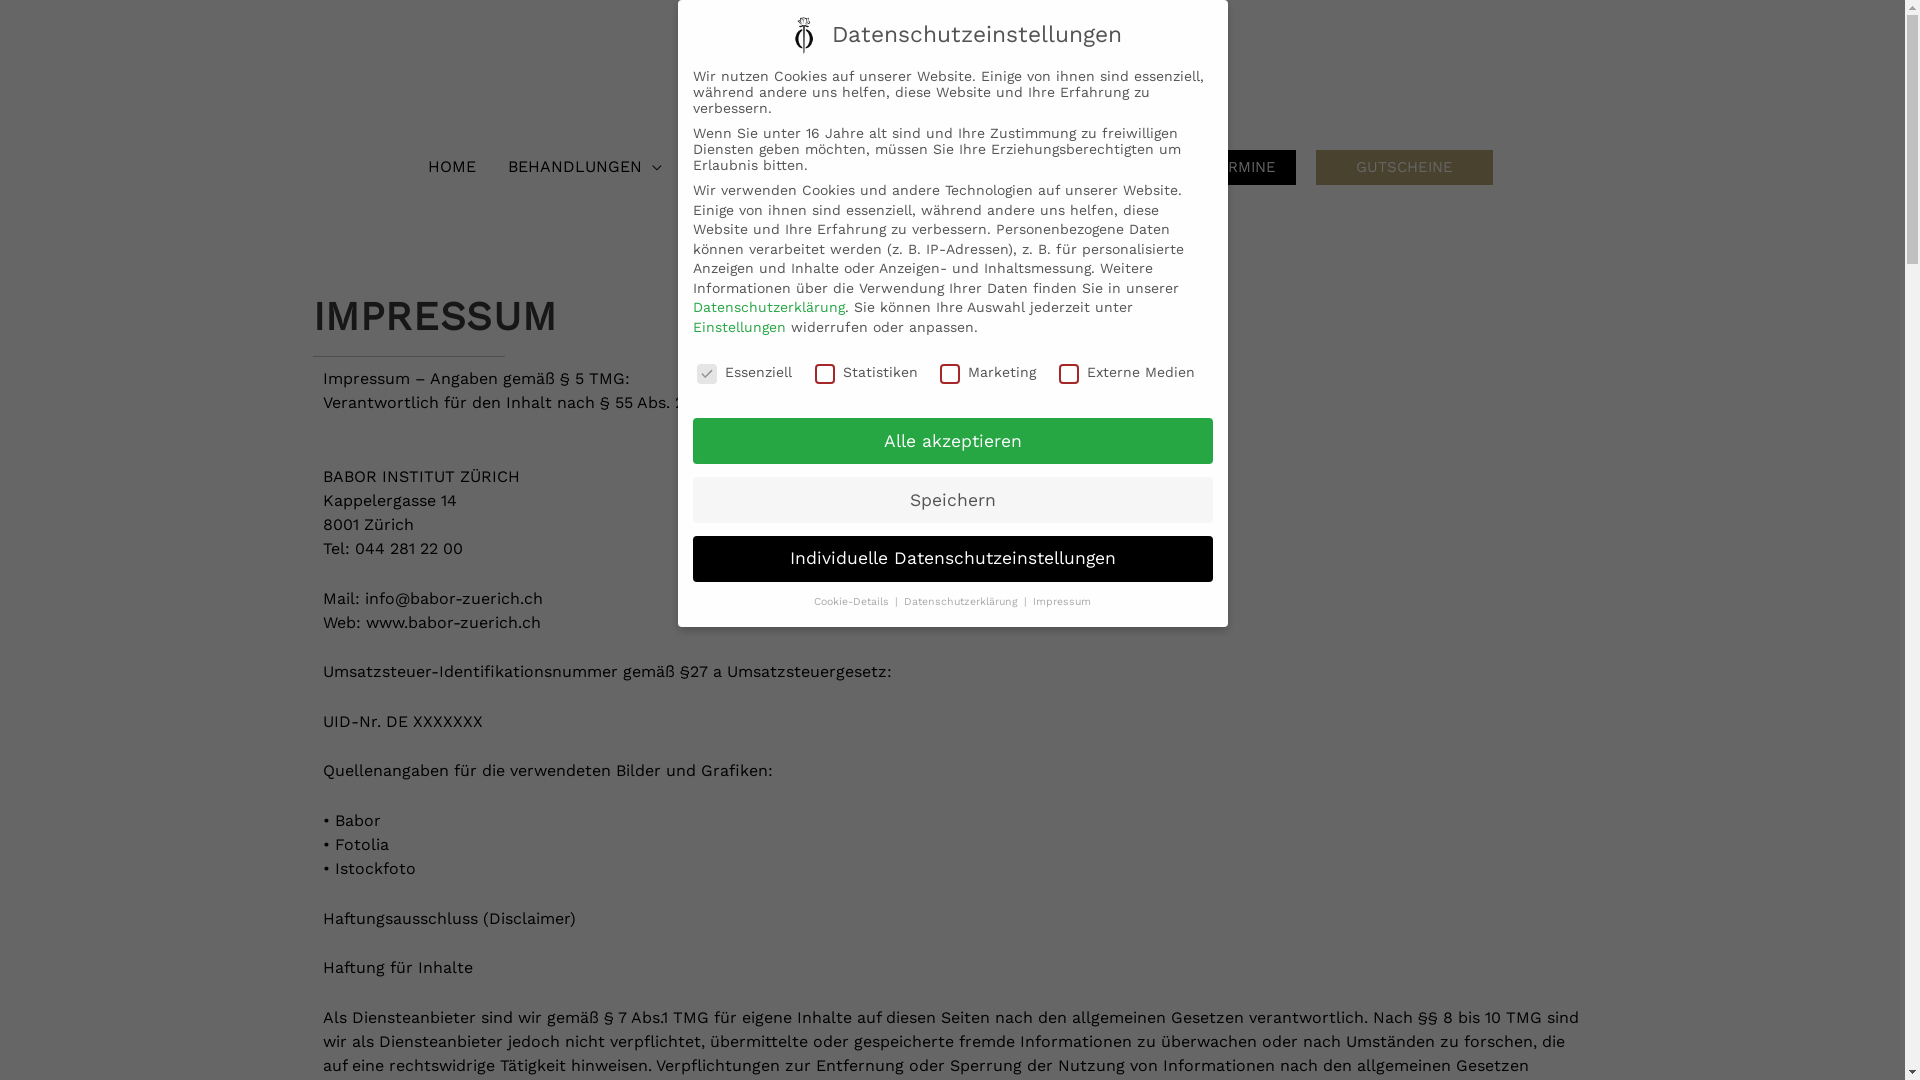  What do you see at coordinates (1060, 600) in the screenshot?
I see `'Impressum'` at bounding box center [1060, 600].